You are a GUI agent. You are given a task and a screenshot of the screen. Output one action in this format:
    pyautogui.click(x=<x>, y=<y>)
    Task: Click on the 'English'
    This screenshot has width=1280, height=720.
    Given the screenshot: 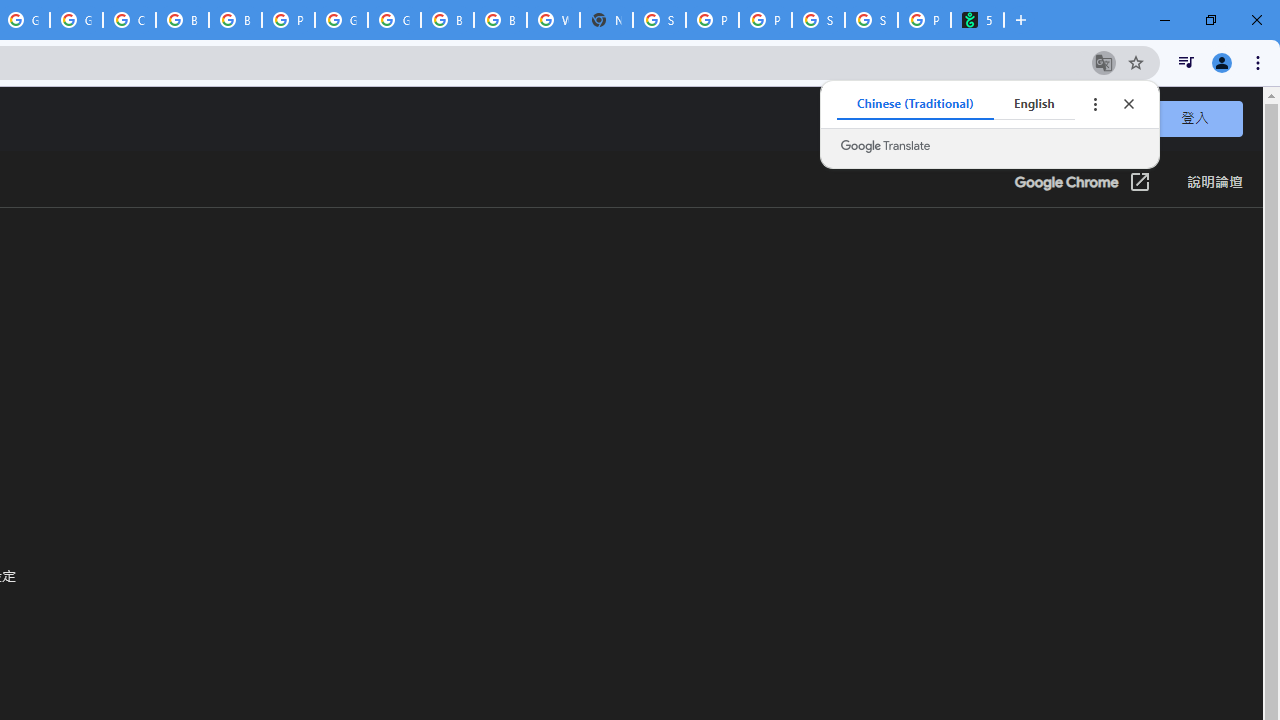 What is the action you would take?
    pyautogui.click(x=1034, y=104)
    